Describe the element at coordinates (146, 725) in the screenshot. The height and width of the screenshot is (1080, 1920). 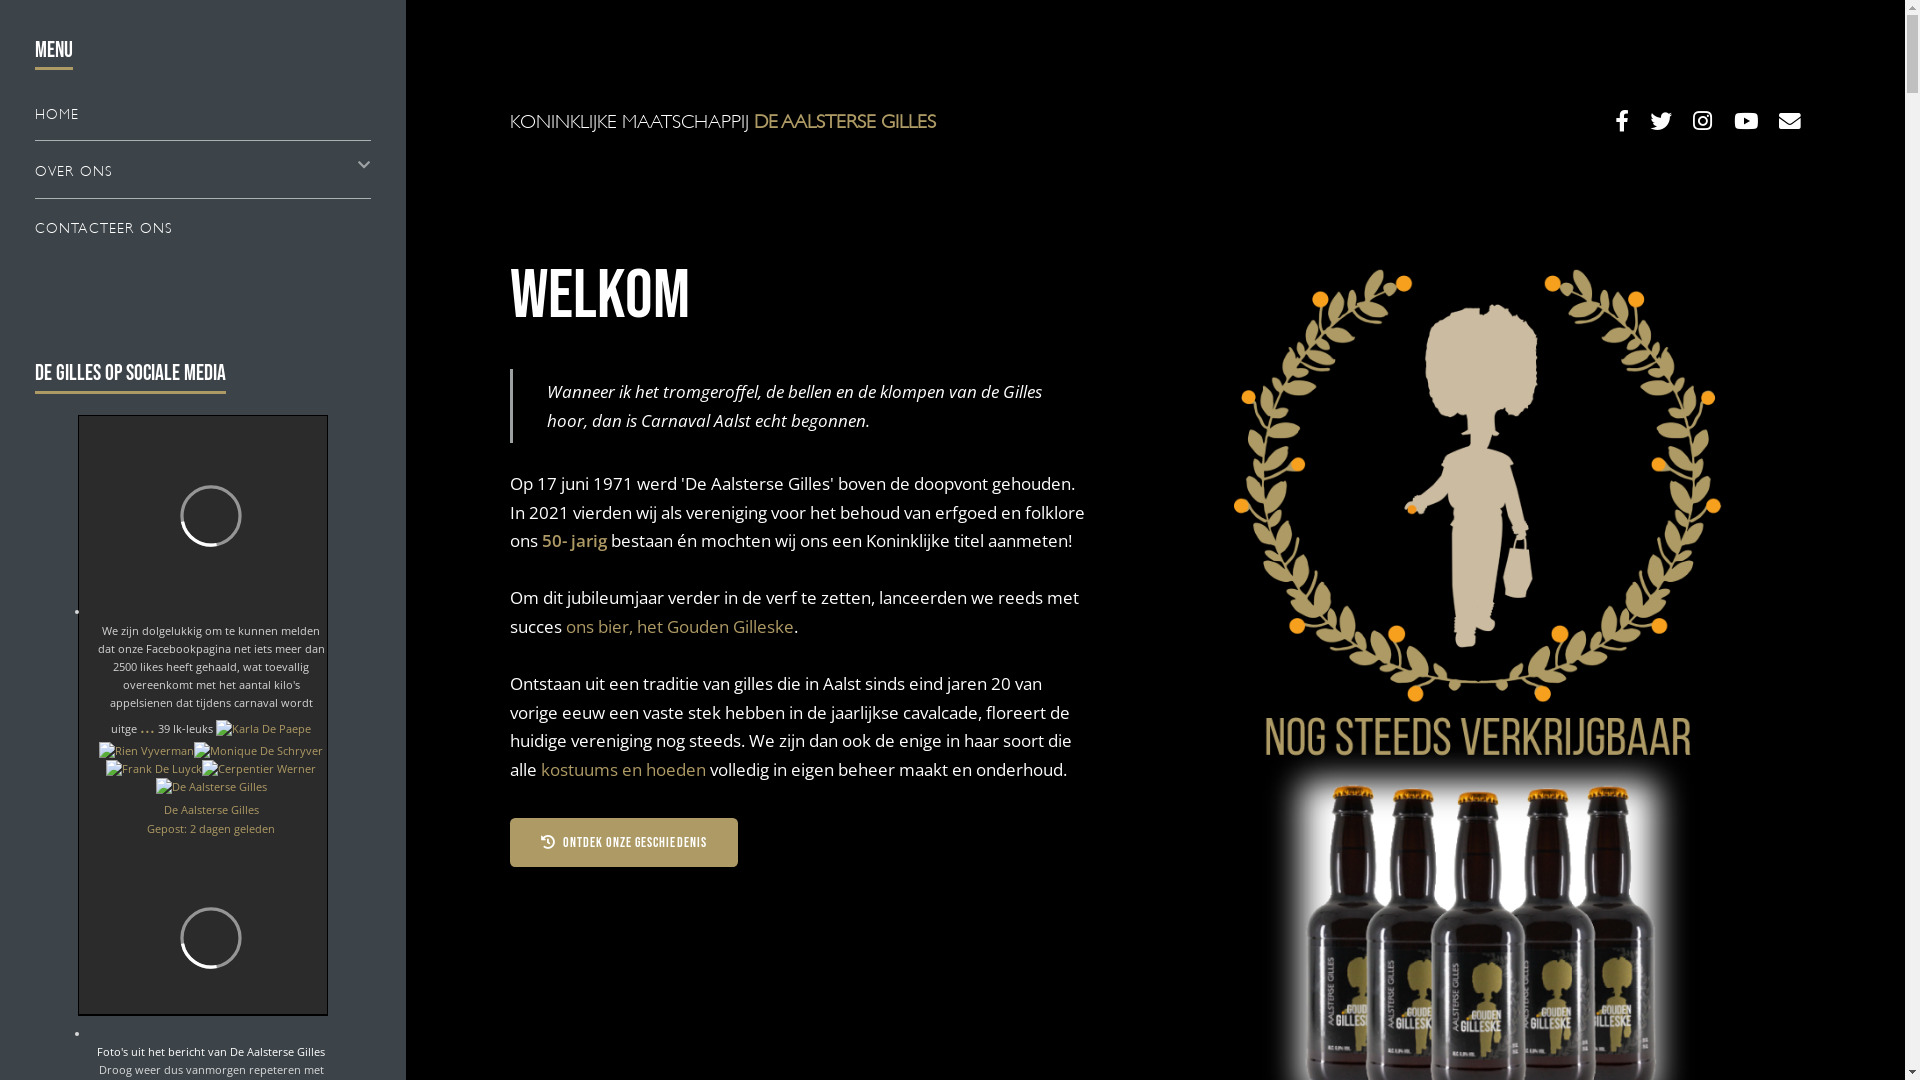
I see `'...'` at that location.